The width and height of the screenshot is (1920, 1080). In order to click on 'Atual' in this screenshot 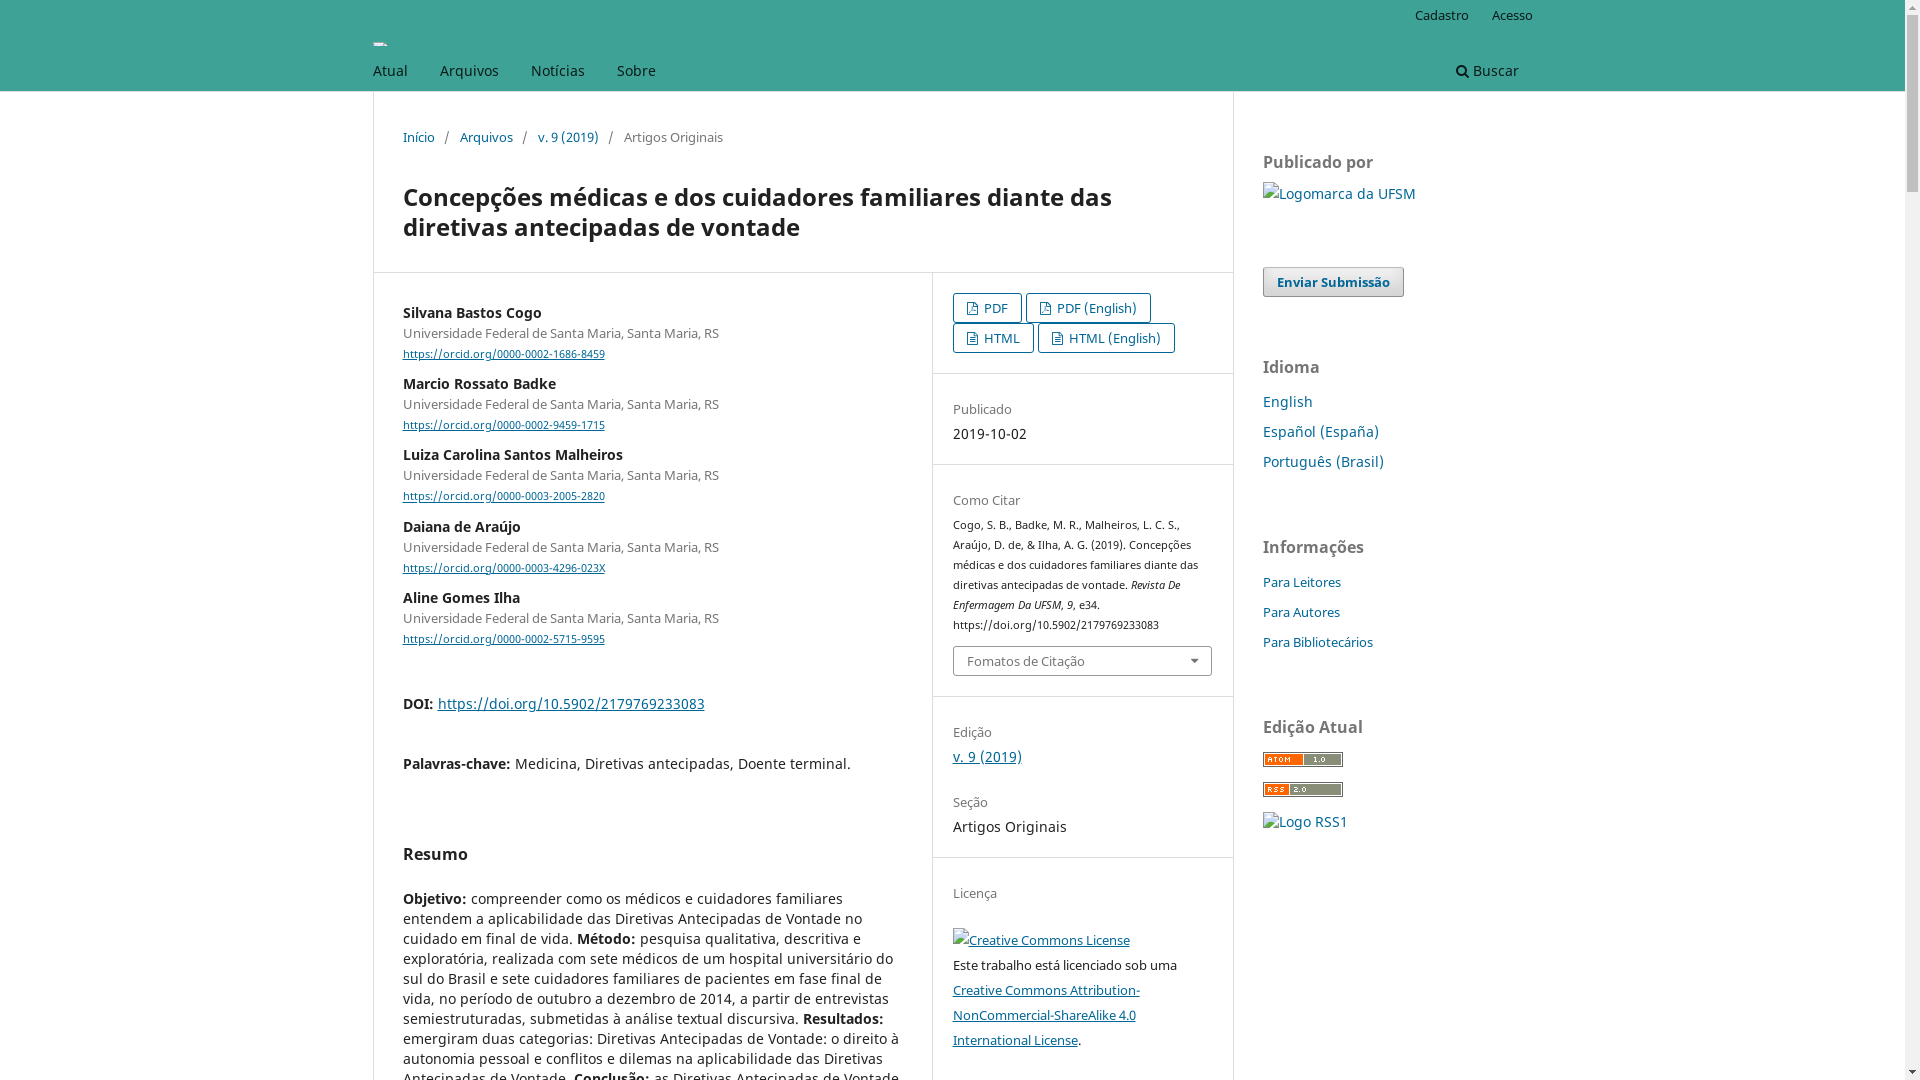, I will do `click(390, 72)`.